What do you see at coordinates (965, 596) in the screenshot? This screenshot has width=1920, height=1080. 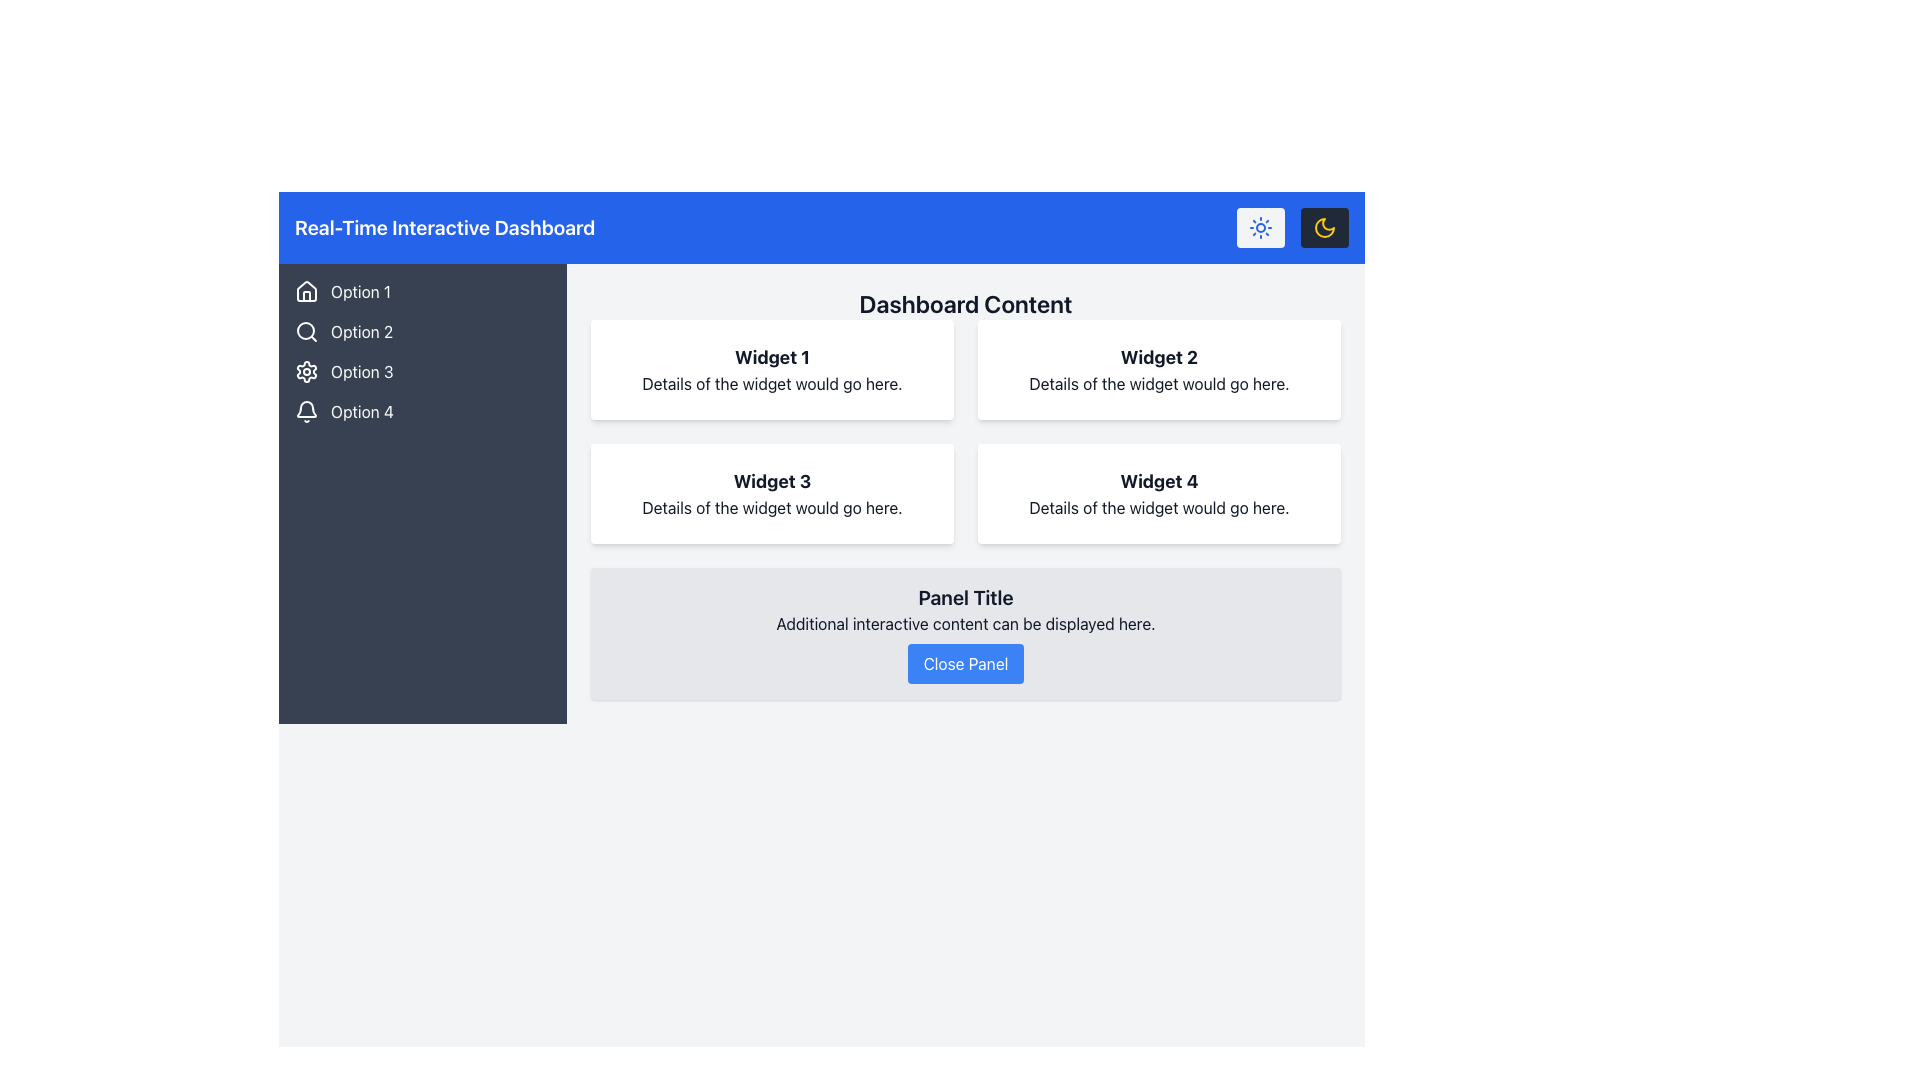 I see `the bold text label 'Panel Title' located at the top part of the panel, which serves as a header and stands out against the light-gray background` at bounding box center [965, 596].